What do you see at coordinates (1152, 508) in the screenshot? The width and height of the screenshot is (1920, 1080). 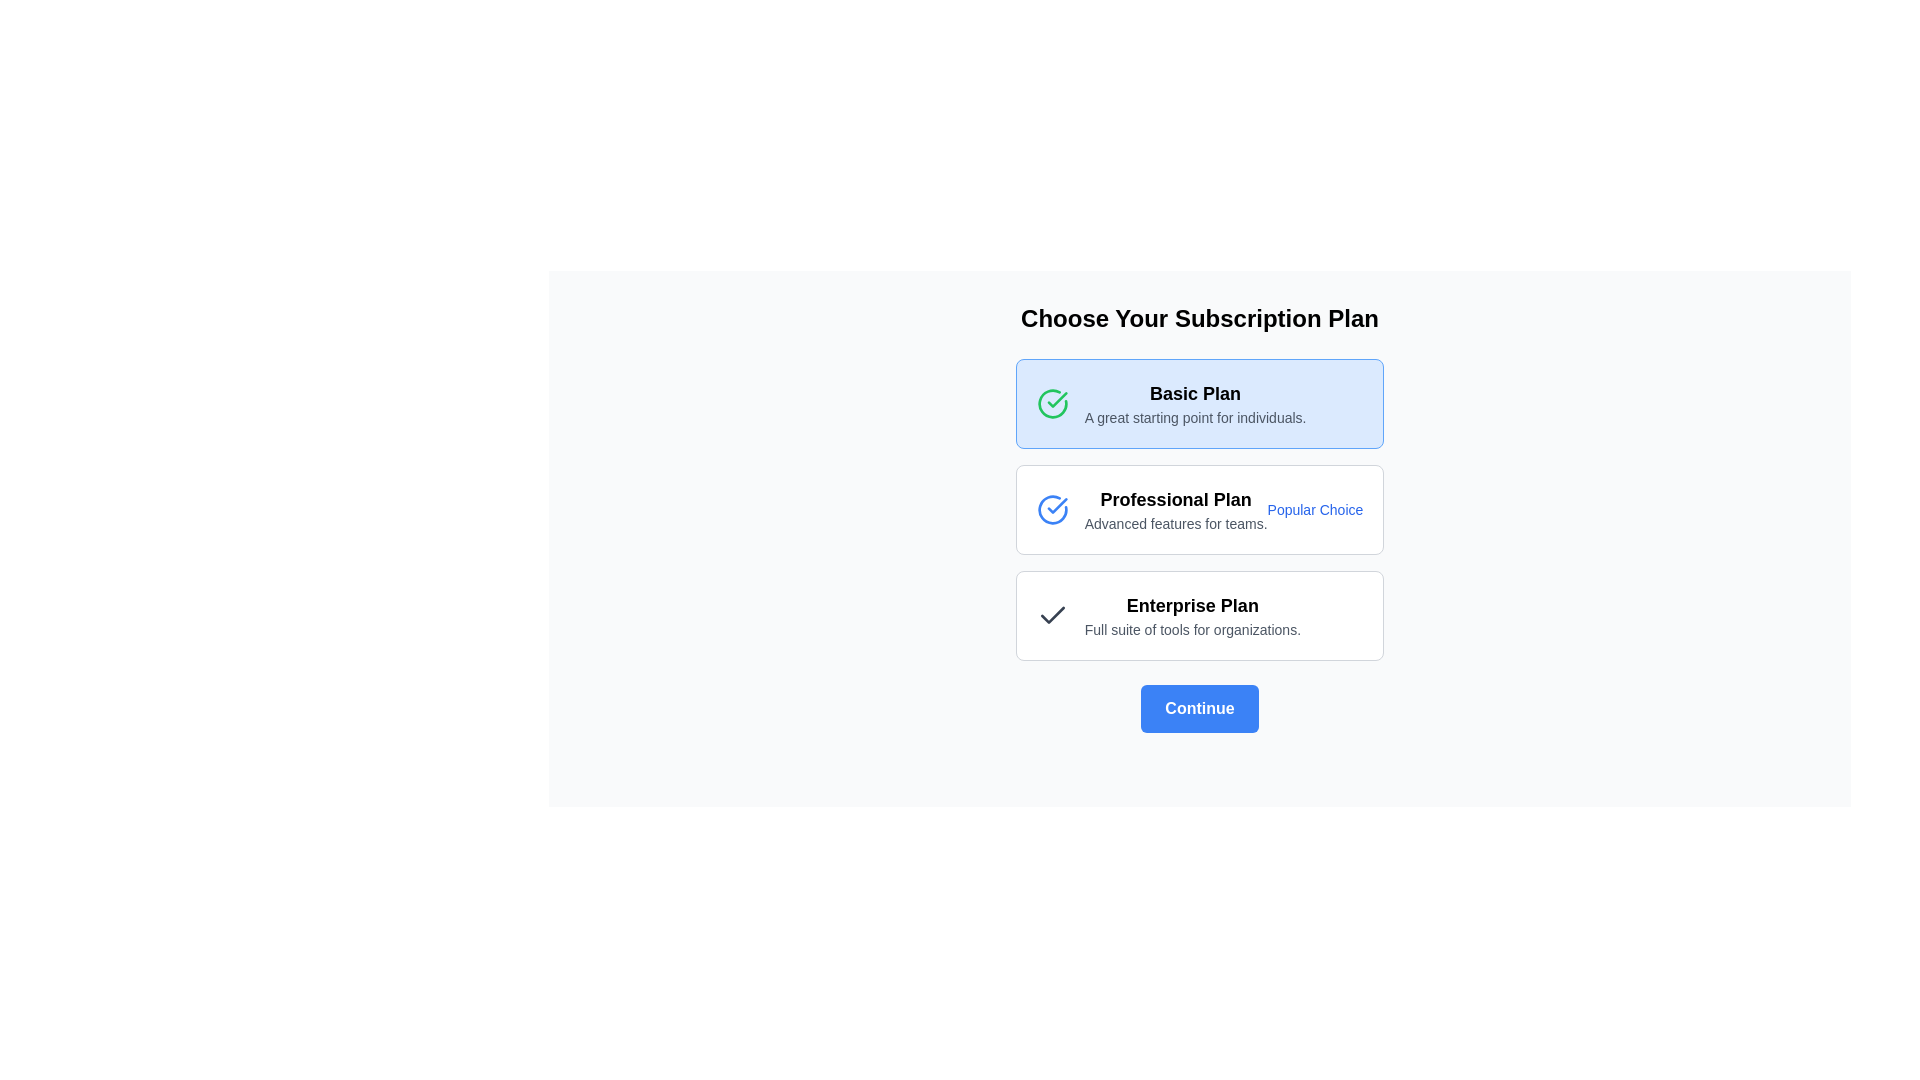 I see `the descriptive text block combining the title 'Professional Plan' and subtitle 'Advanced features for teams', which is centrally located in the middle card of subscription plans` at bounding box center [1152, 508].